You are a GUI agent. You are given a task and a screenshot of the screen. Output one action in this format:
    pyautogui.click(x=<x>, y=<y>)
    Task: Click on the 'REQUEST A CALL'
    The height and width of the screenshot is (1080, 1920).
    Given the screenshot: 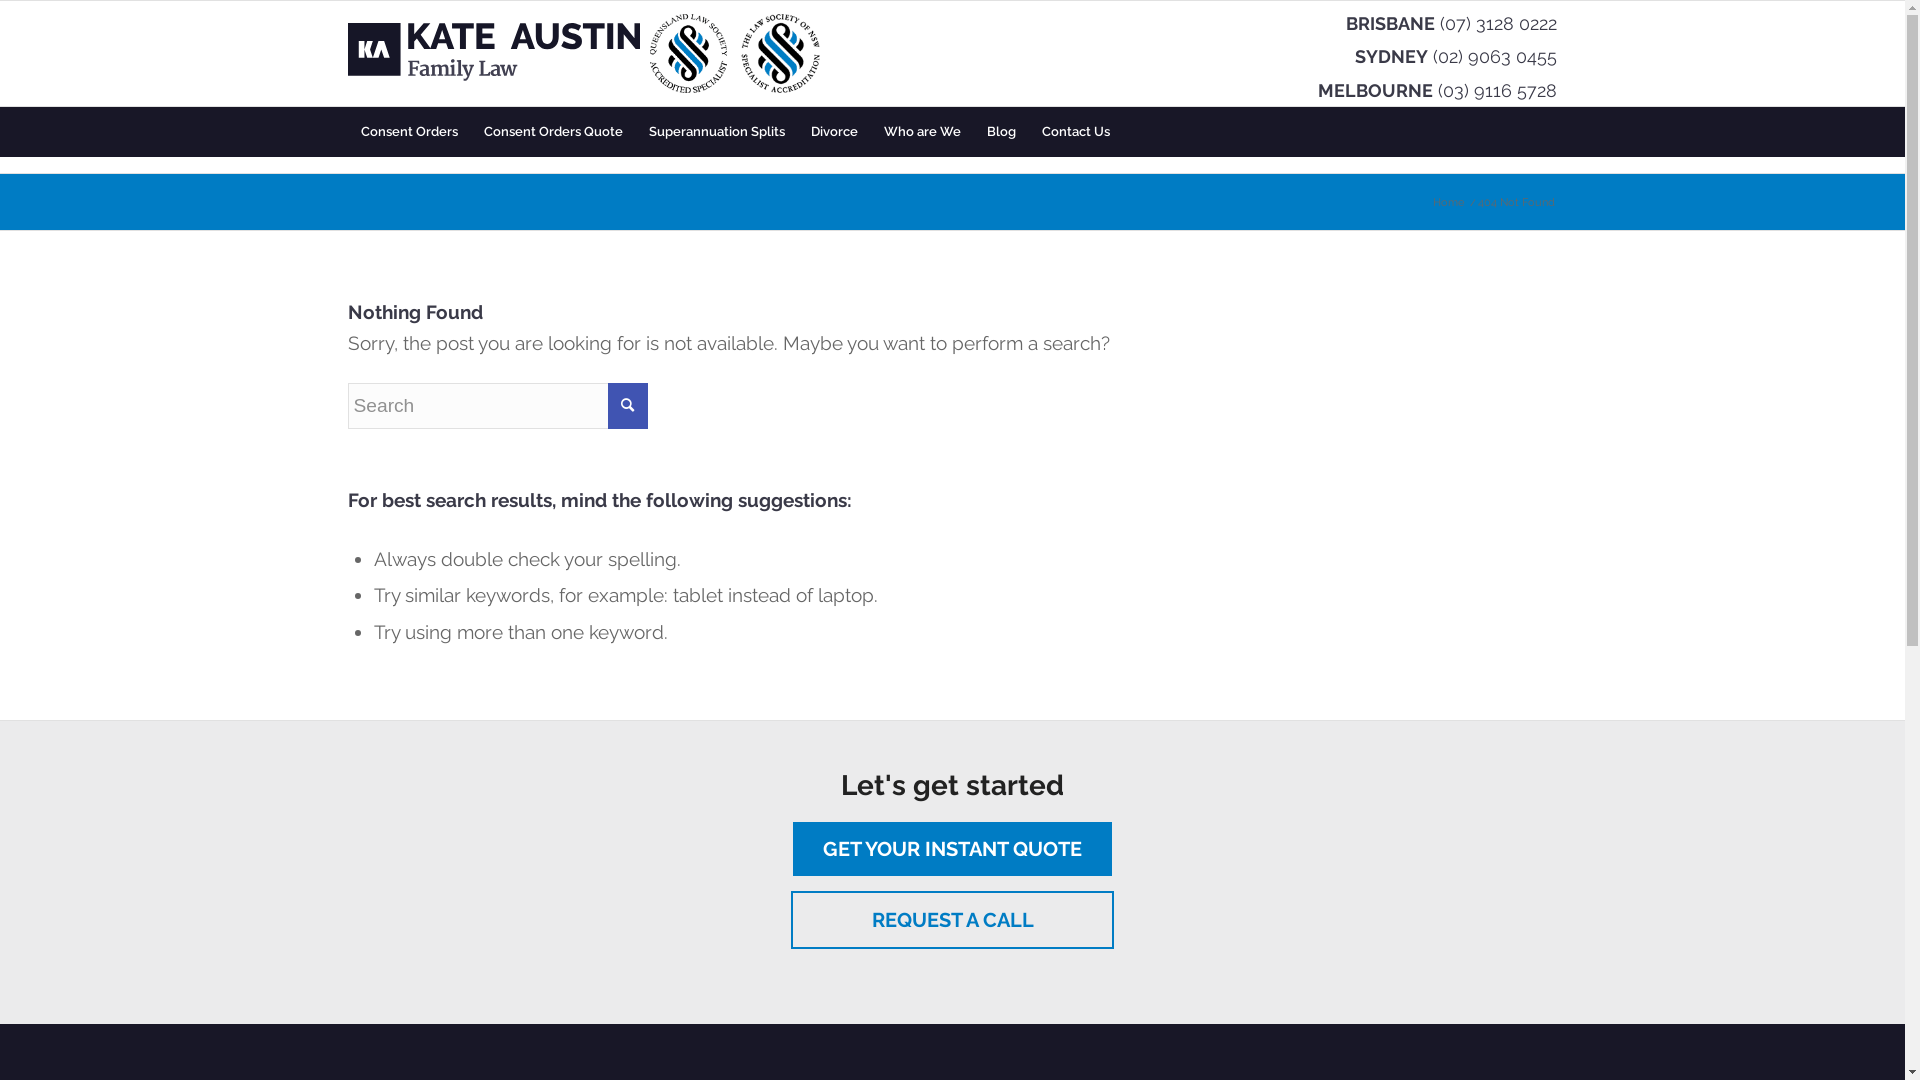 What is the action you would take?
    pyautogui.click(x=790, y=920)
    